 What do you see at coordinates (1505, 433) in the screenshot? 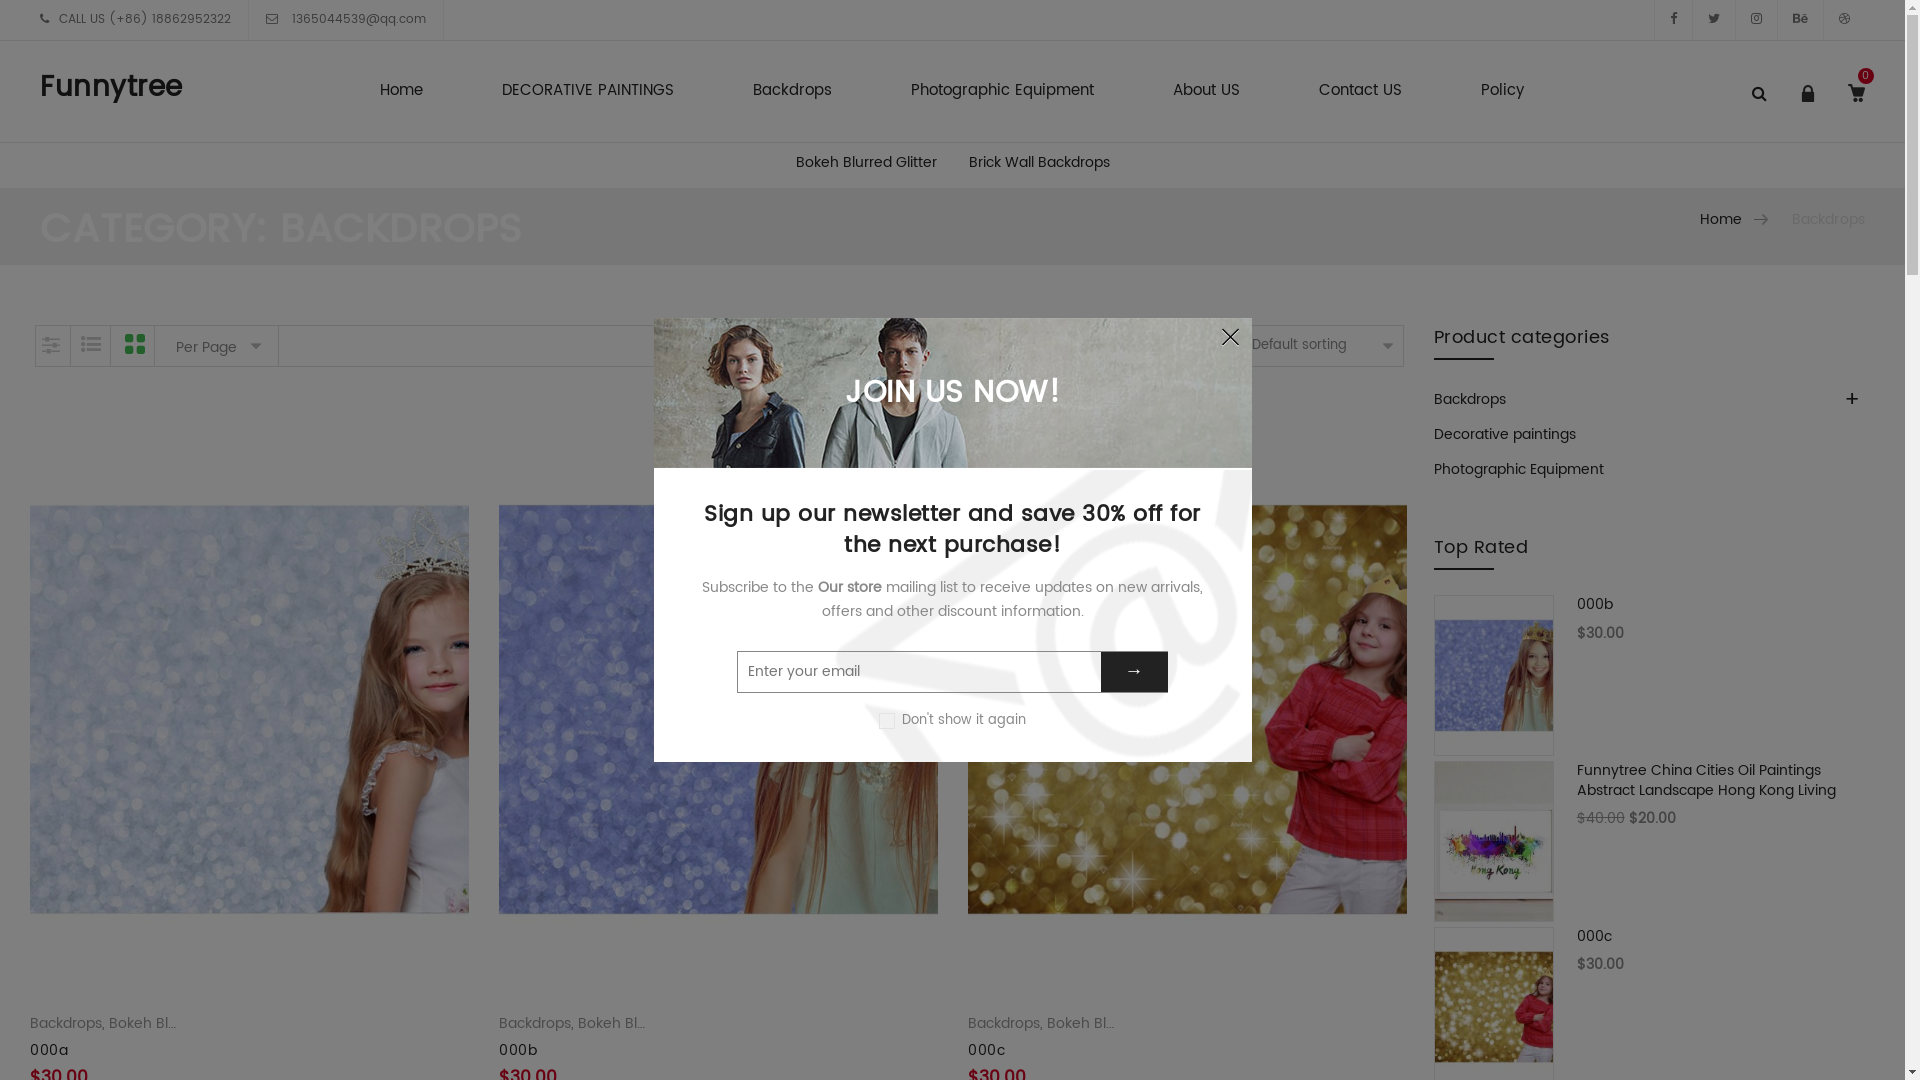
I see `'Decorative paintings'` at bounding box center [1505, 433].